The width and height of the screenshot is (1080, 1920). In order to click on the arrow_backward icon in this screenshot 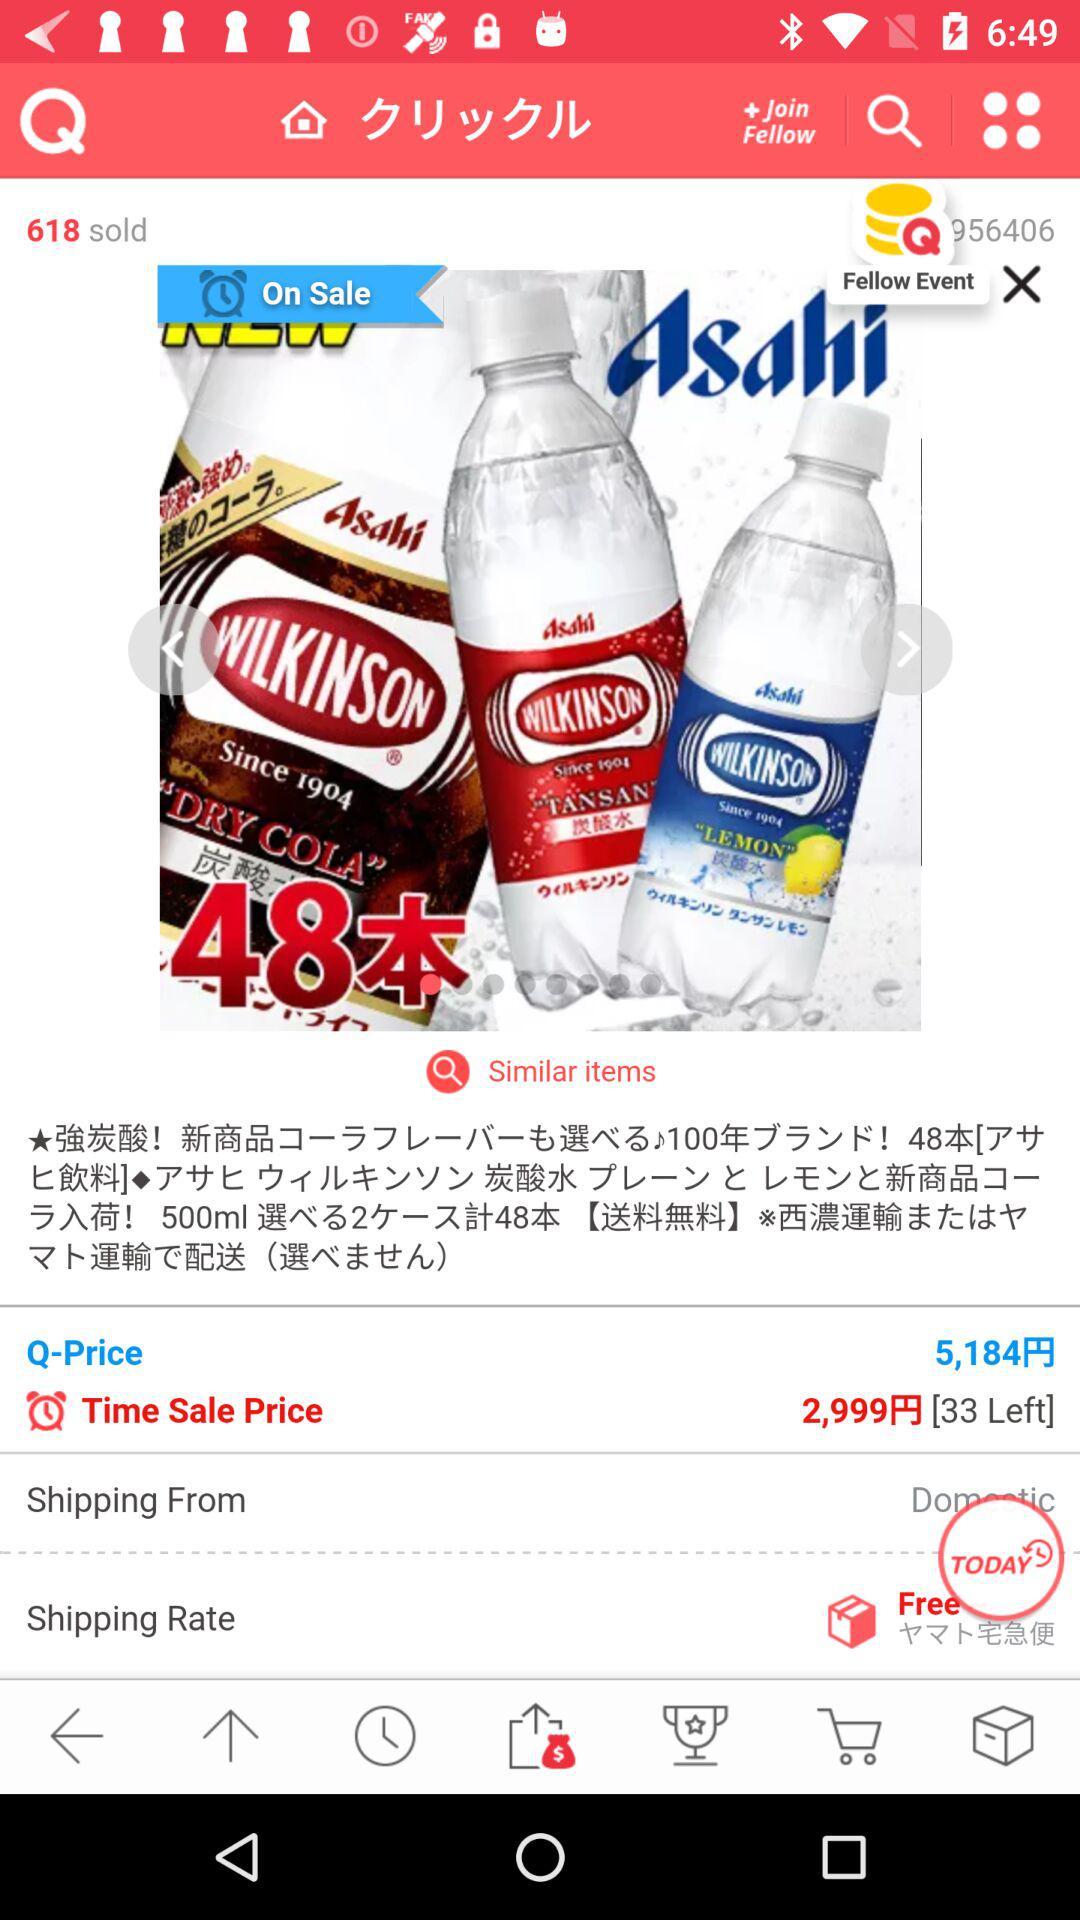, I will do `click(75, 1734)`.